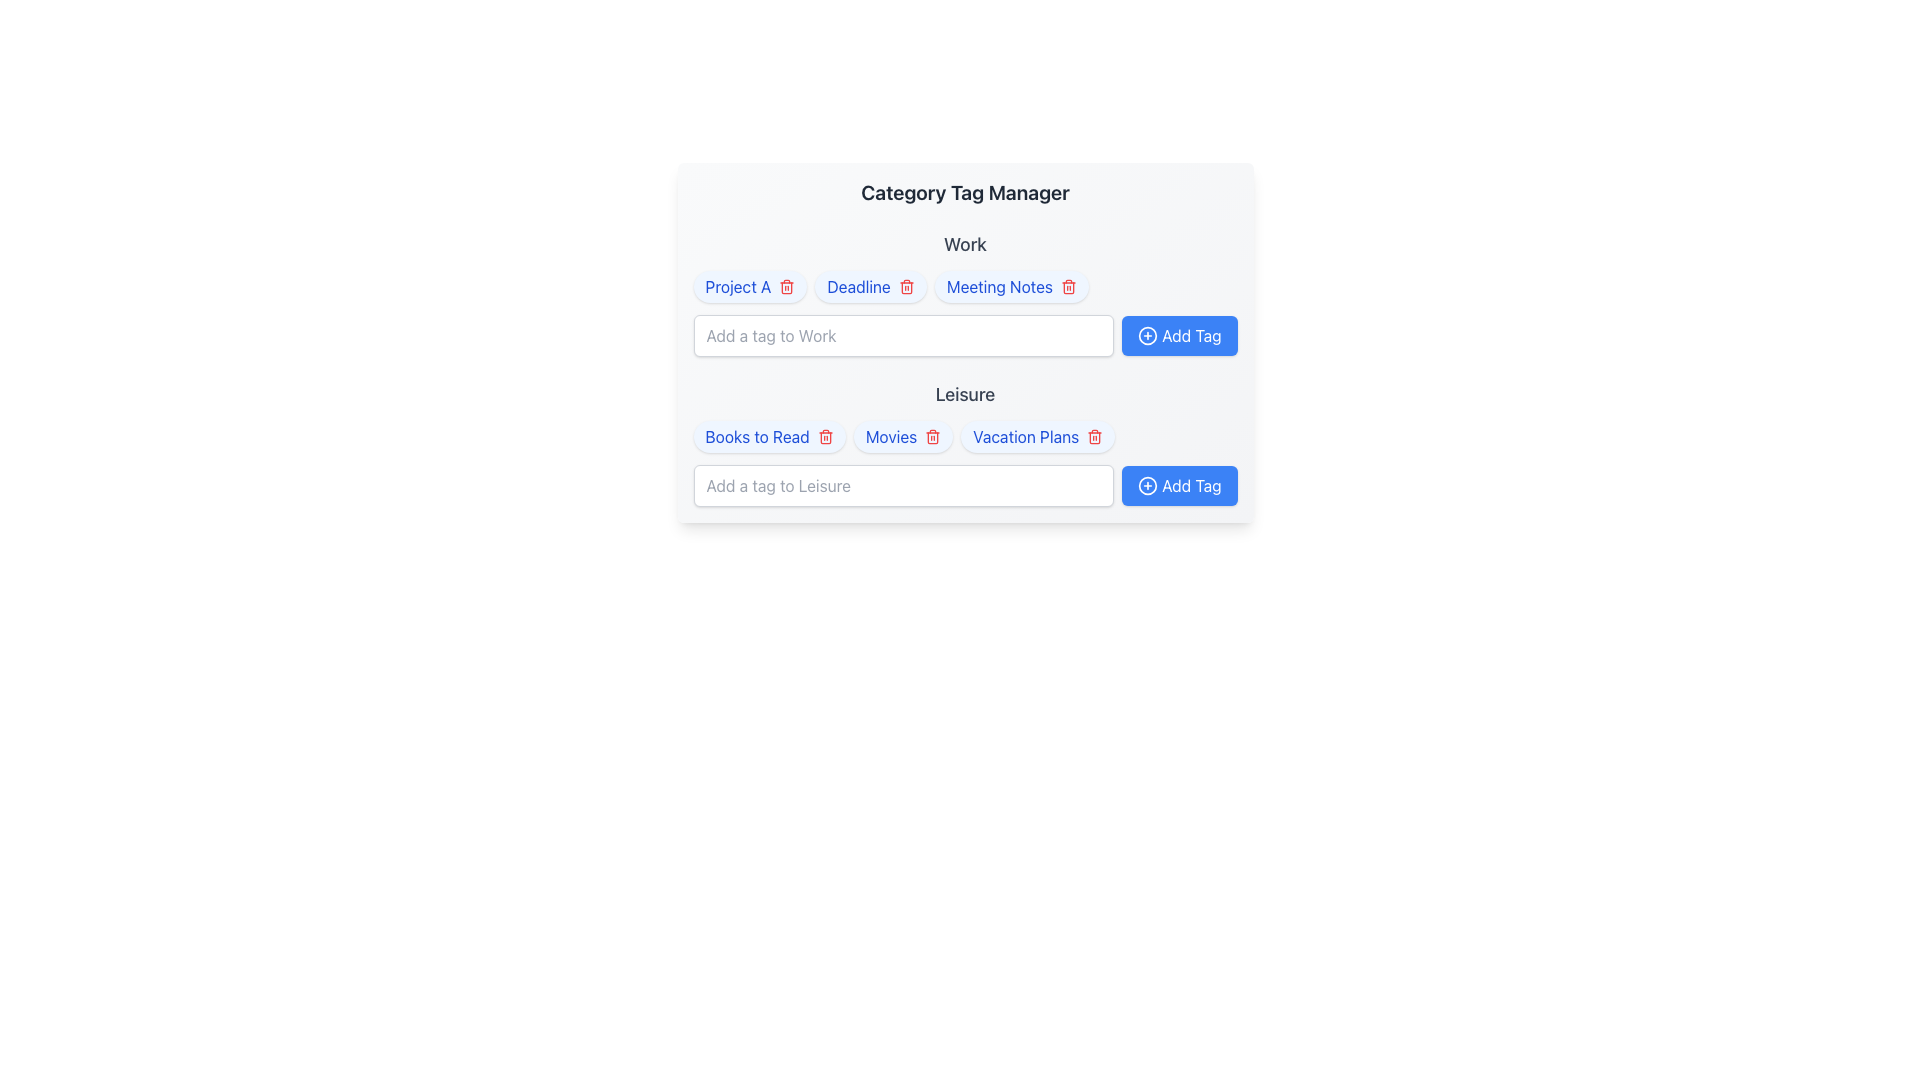 This screenshot has height=1080, width=1920. Describe the element at coordinates (786, 286) in the screenshot. I see `the red trash bin icon button located to the right of the 'Project A' label in the 'Work' section of the 'Category Tag Manager' interface` at that location.